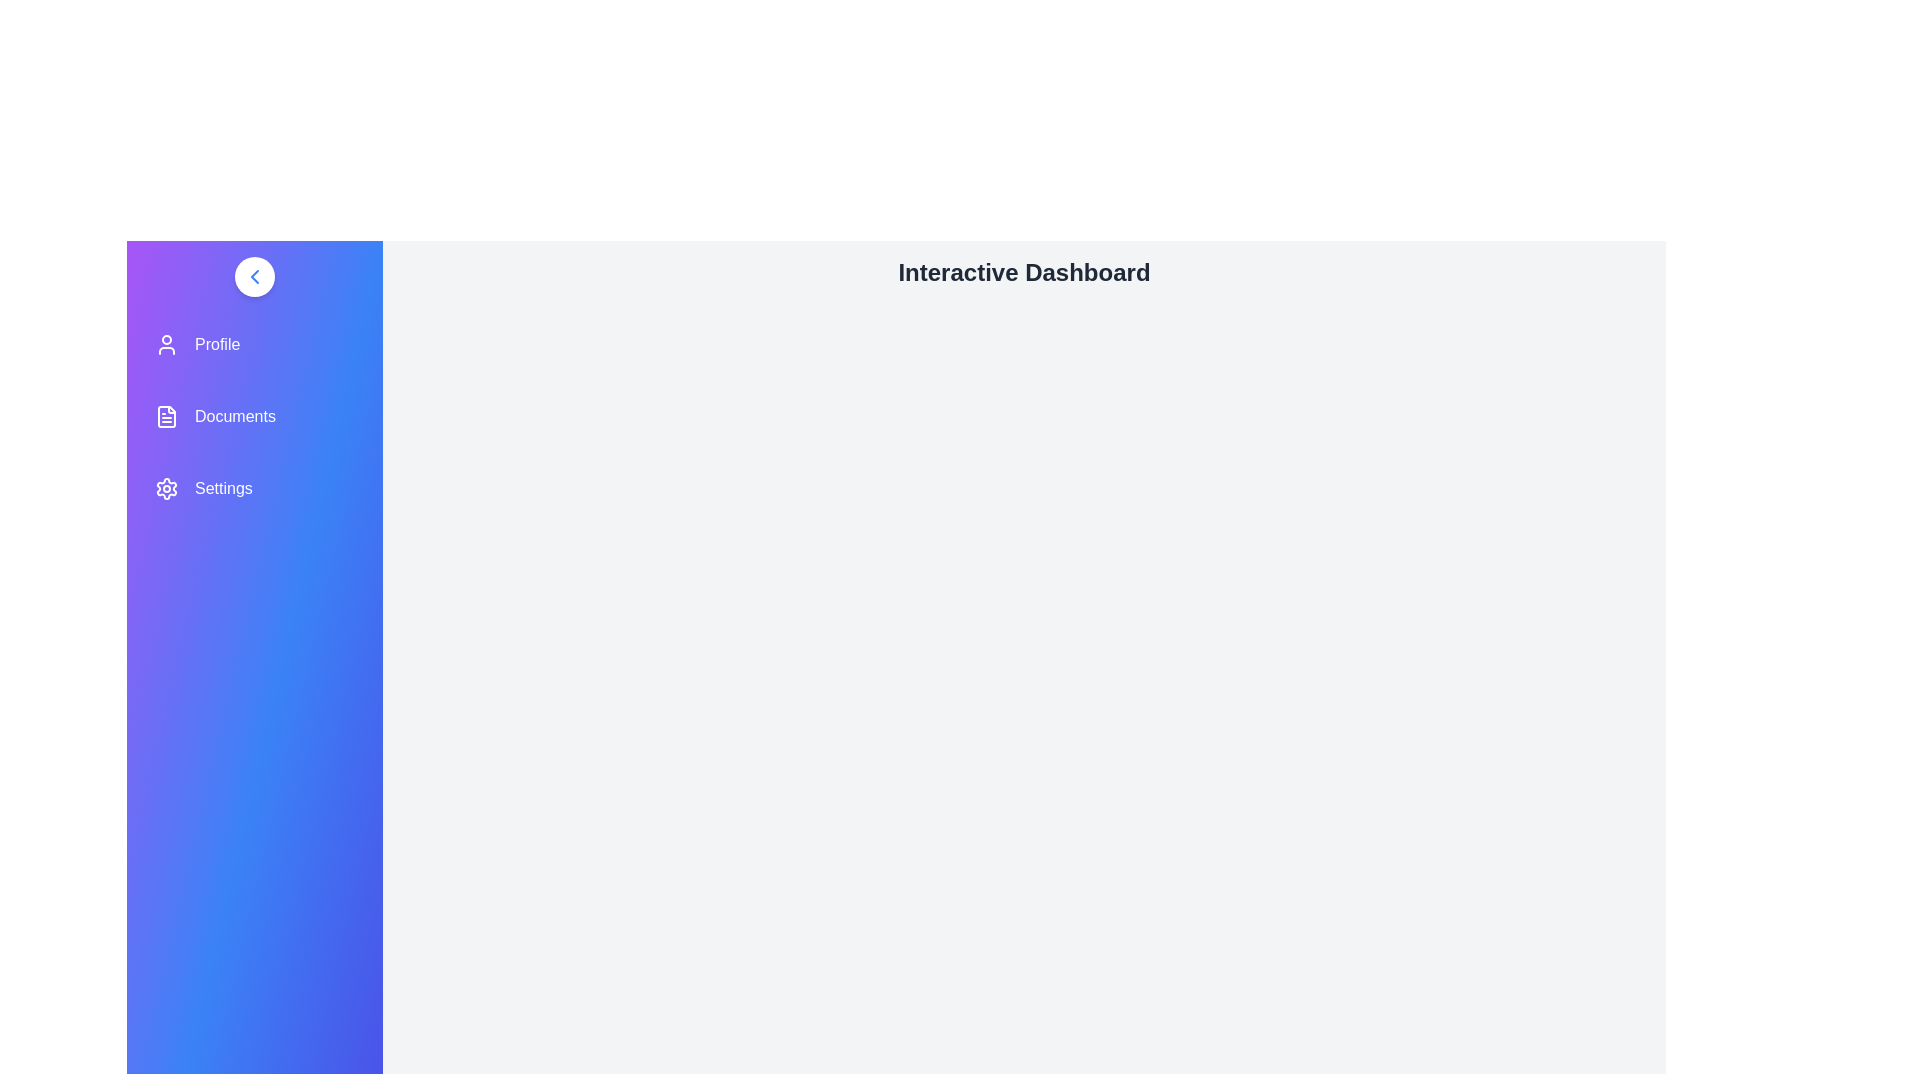 The image size is (1920, 1080). What do you see at coordinates (253, 277) in the screenshot?
I see `the toggle button to change the drawer state` at bounding box center [253, 277].